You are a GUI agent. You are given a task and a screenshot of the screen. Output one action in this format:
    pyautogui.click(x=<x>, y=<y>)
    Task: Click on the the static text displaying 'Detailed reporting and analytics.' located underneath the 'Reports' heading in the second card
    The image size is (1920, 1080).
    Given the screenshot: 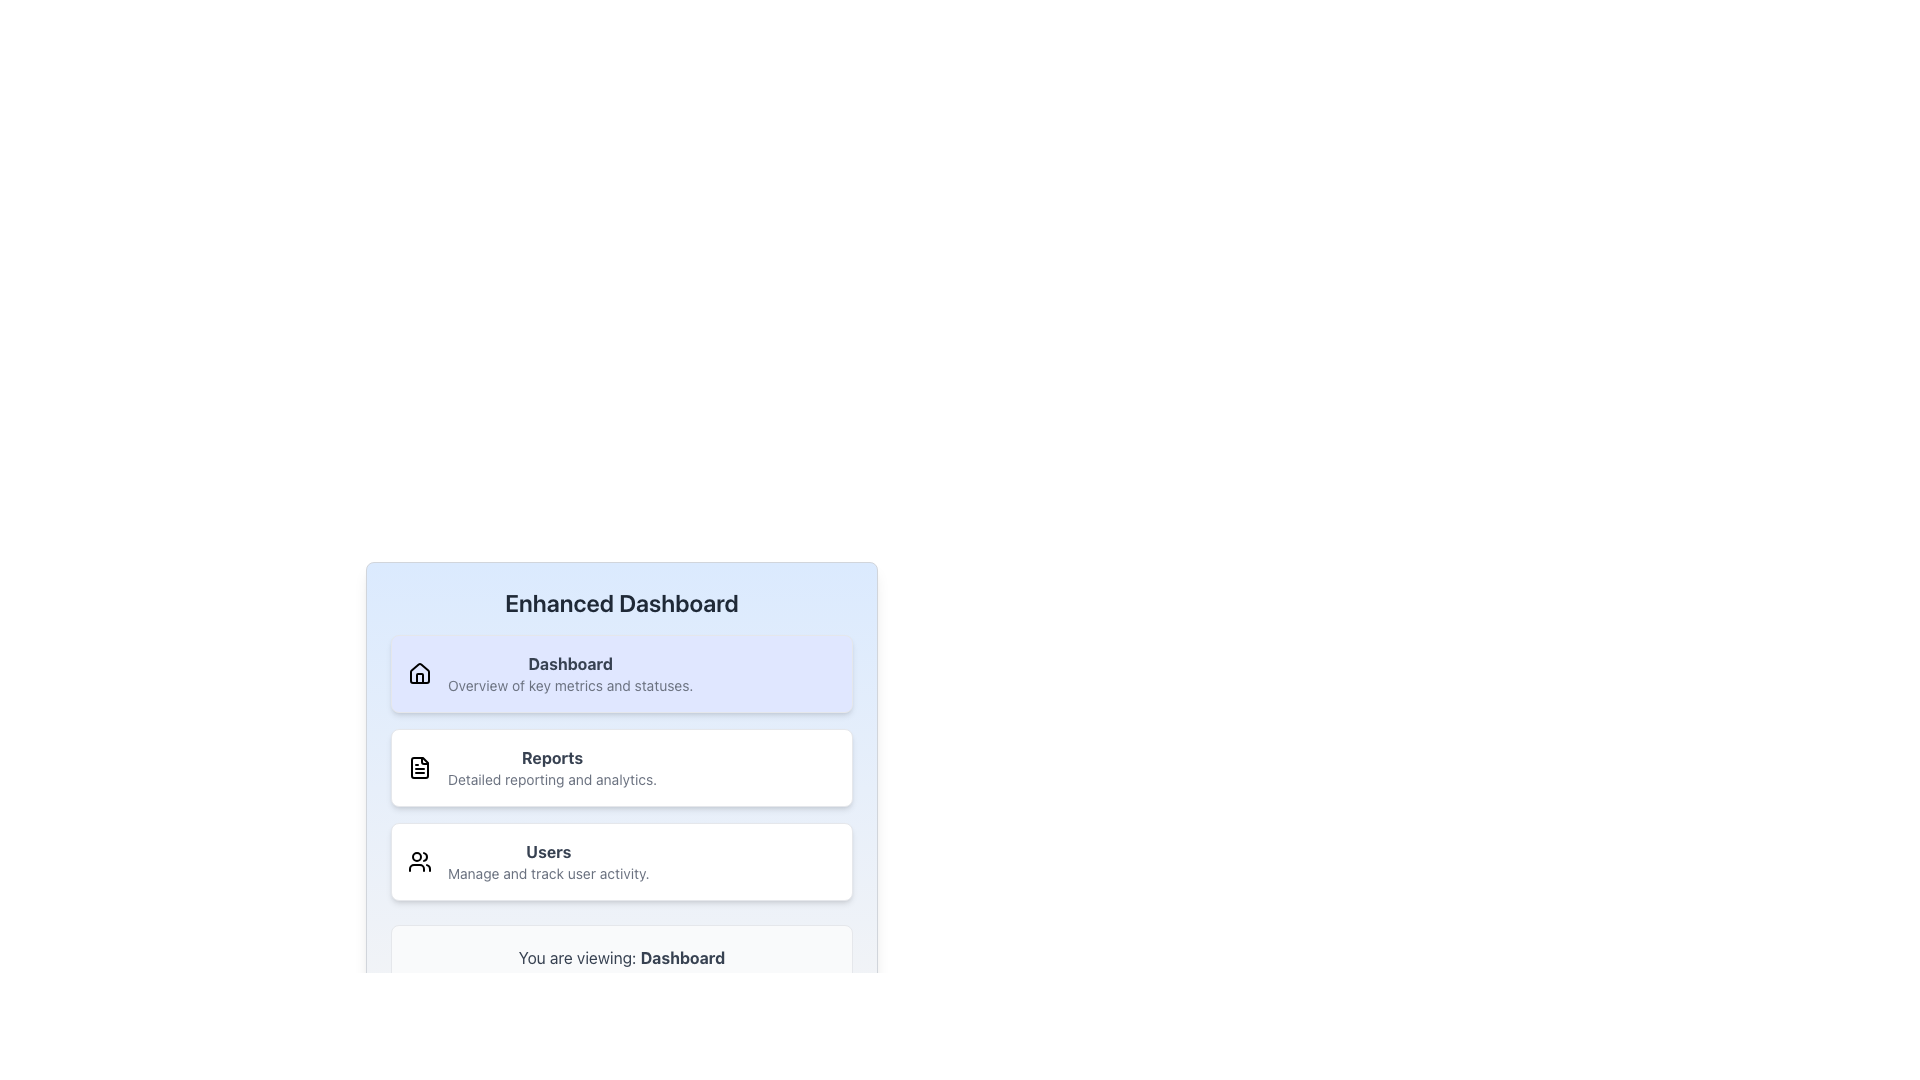 What is the action you would take?
    pyautogui.click(x=552, y=778)
    